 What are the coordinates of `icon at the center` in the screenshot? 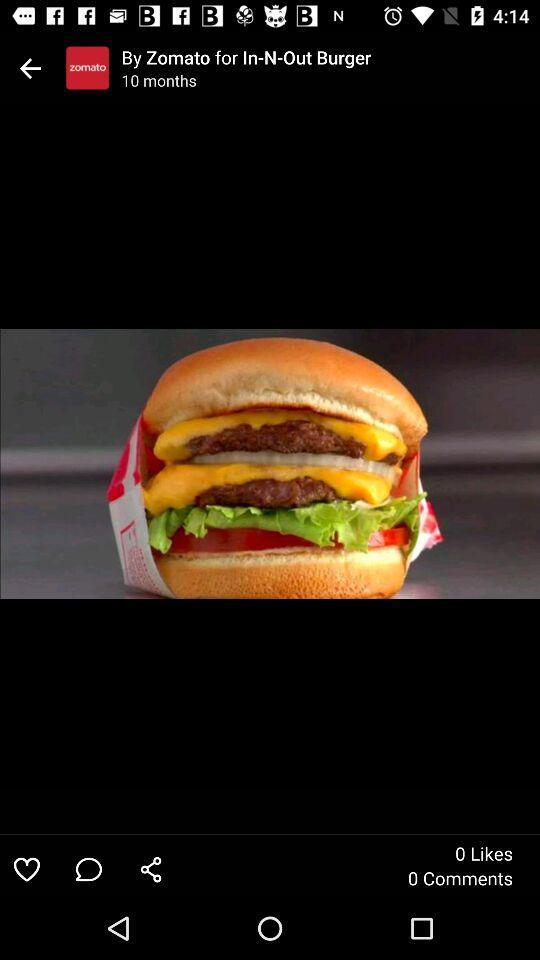 It's located at (270, 464).